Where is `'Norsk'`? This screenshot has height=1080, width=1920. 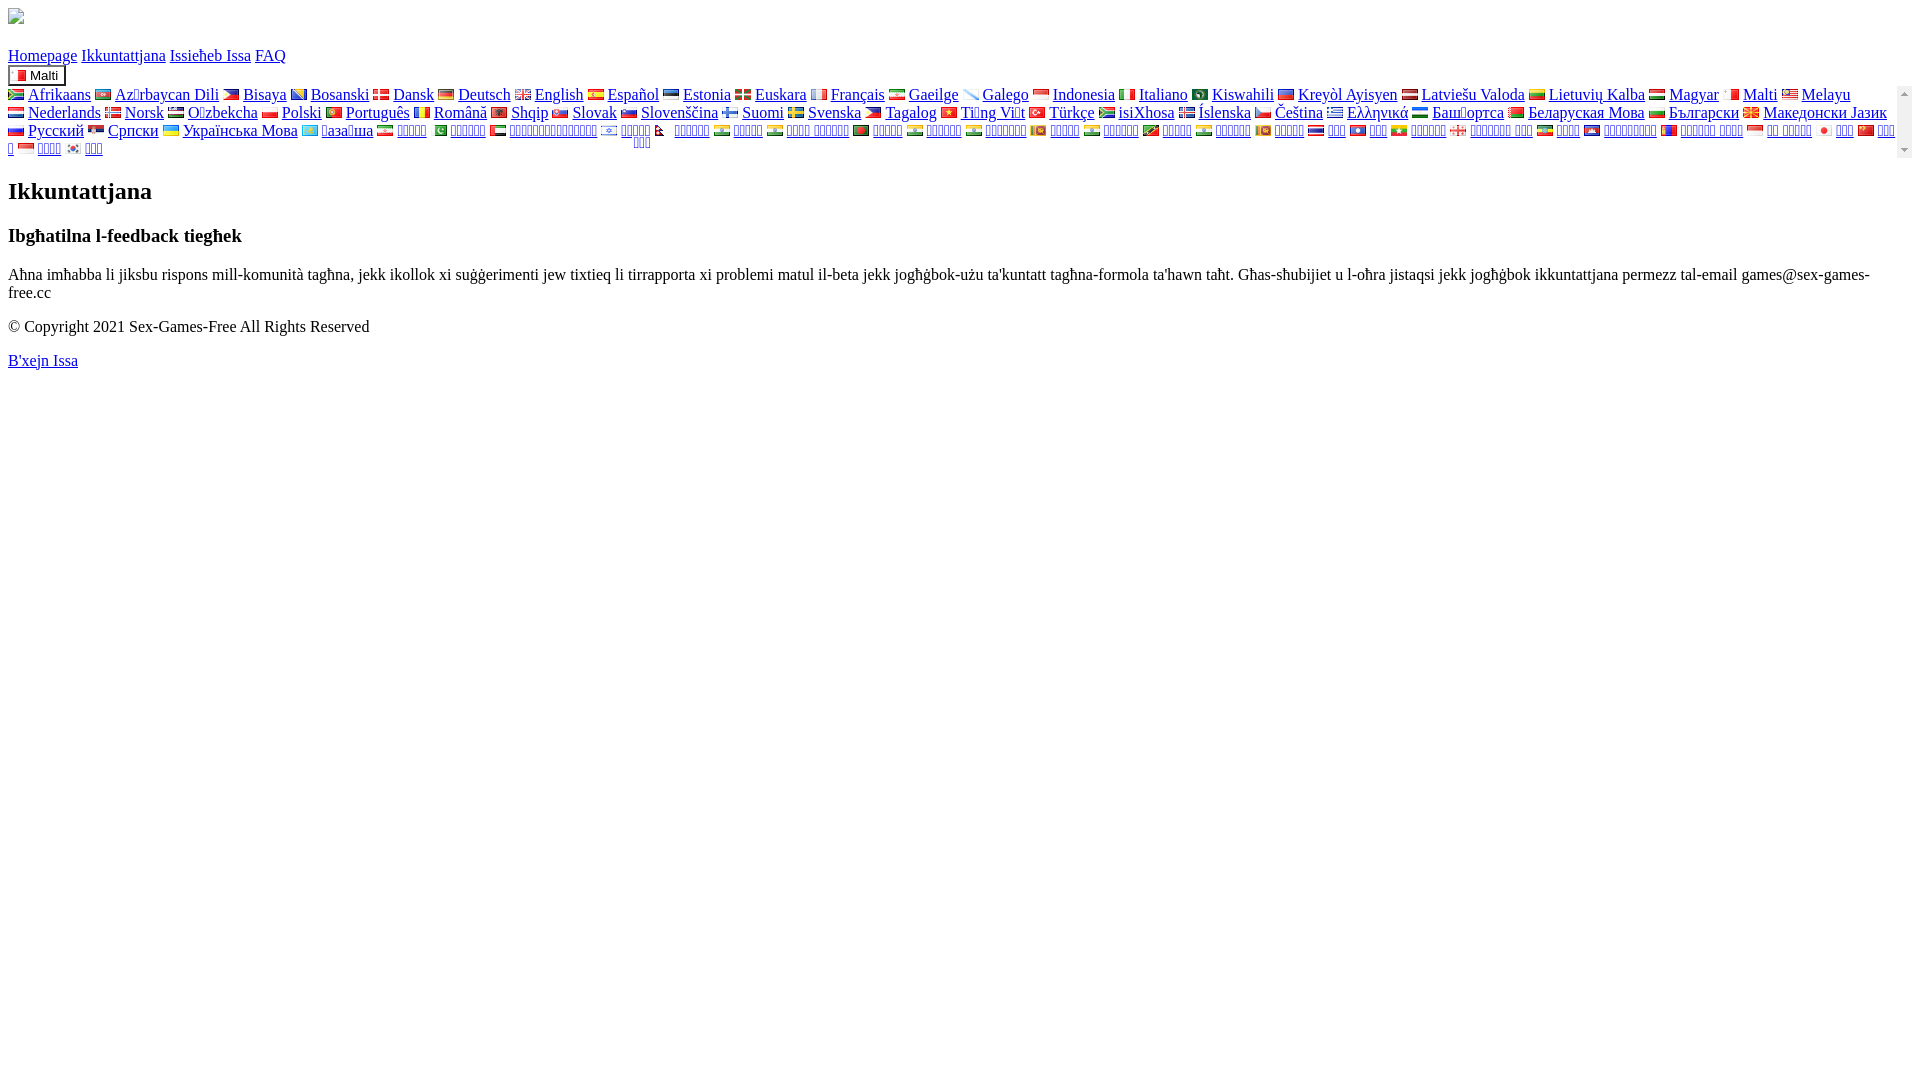 'Norsk' is located at coordinates (133, 112).